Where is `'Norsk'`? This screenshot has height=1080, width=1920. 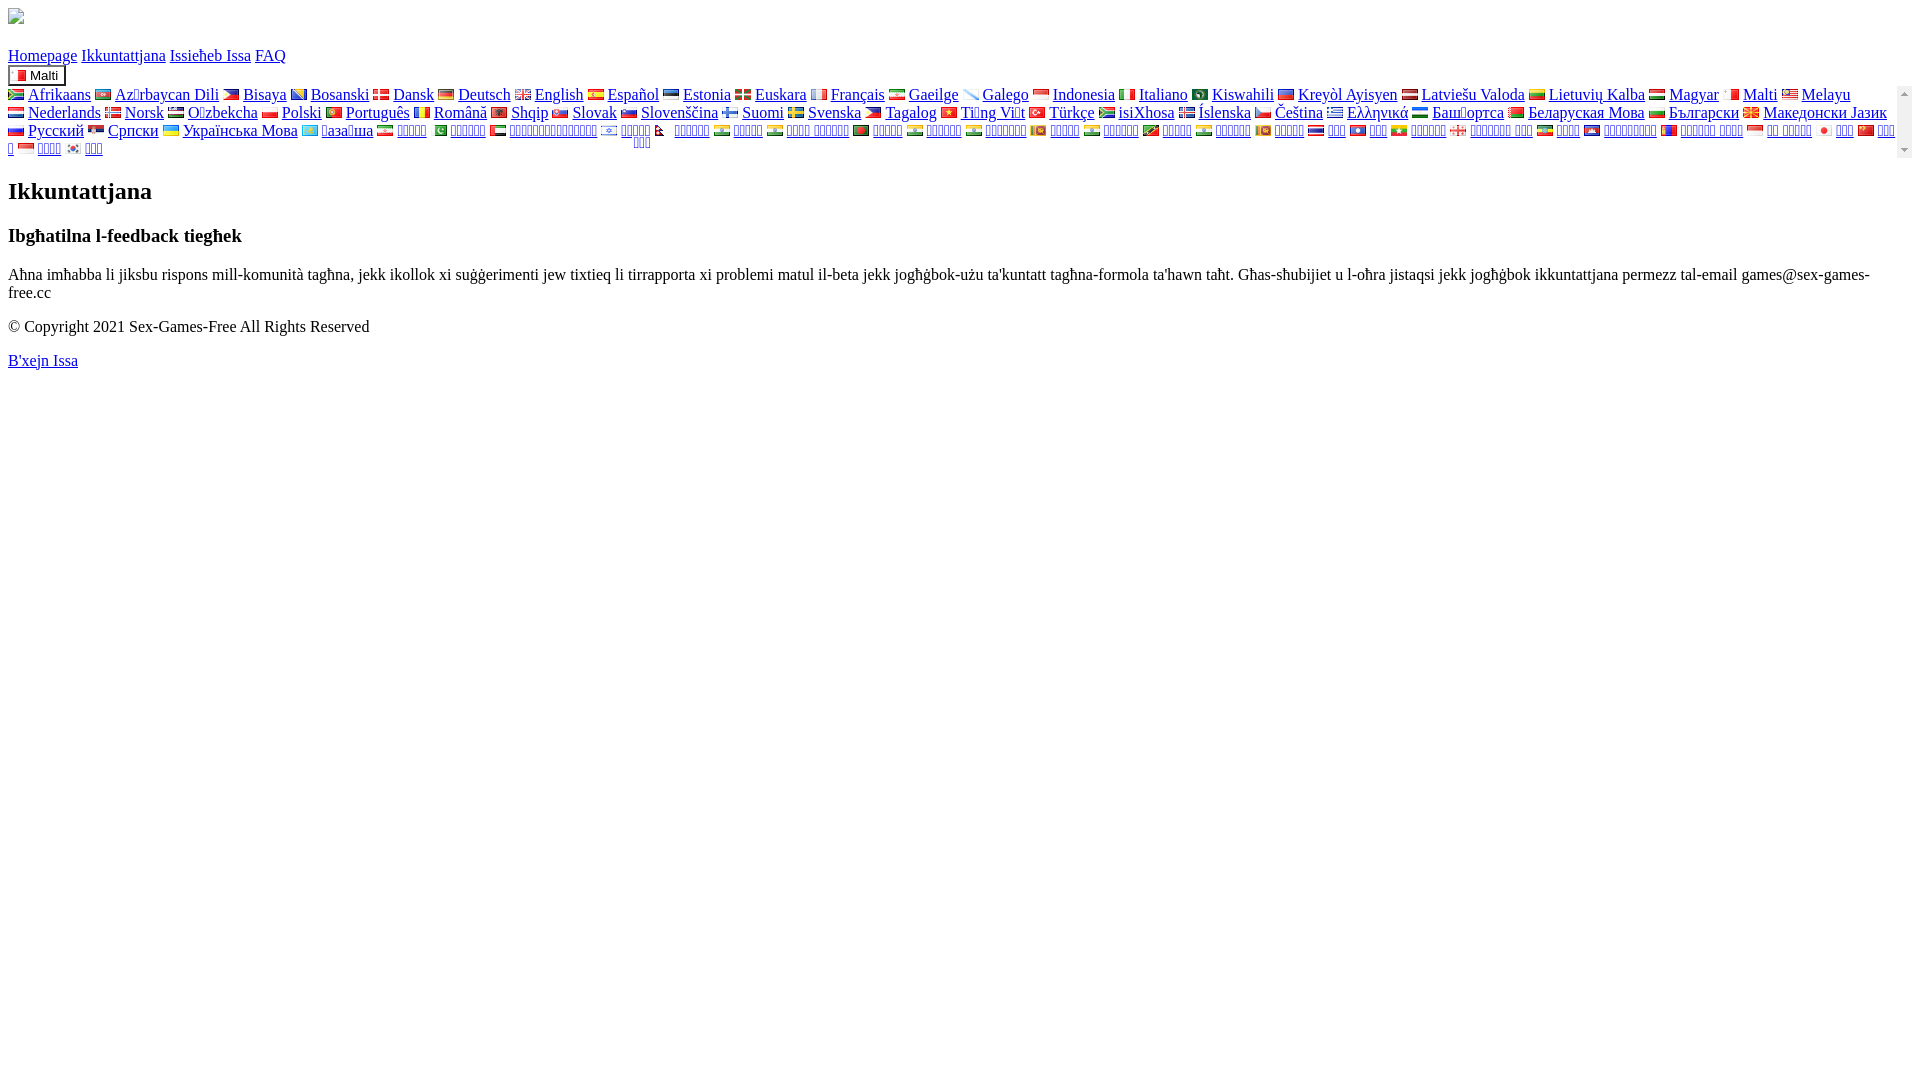 'Norsk' is located at coordinates (133, 112).